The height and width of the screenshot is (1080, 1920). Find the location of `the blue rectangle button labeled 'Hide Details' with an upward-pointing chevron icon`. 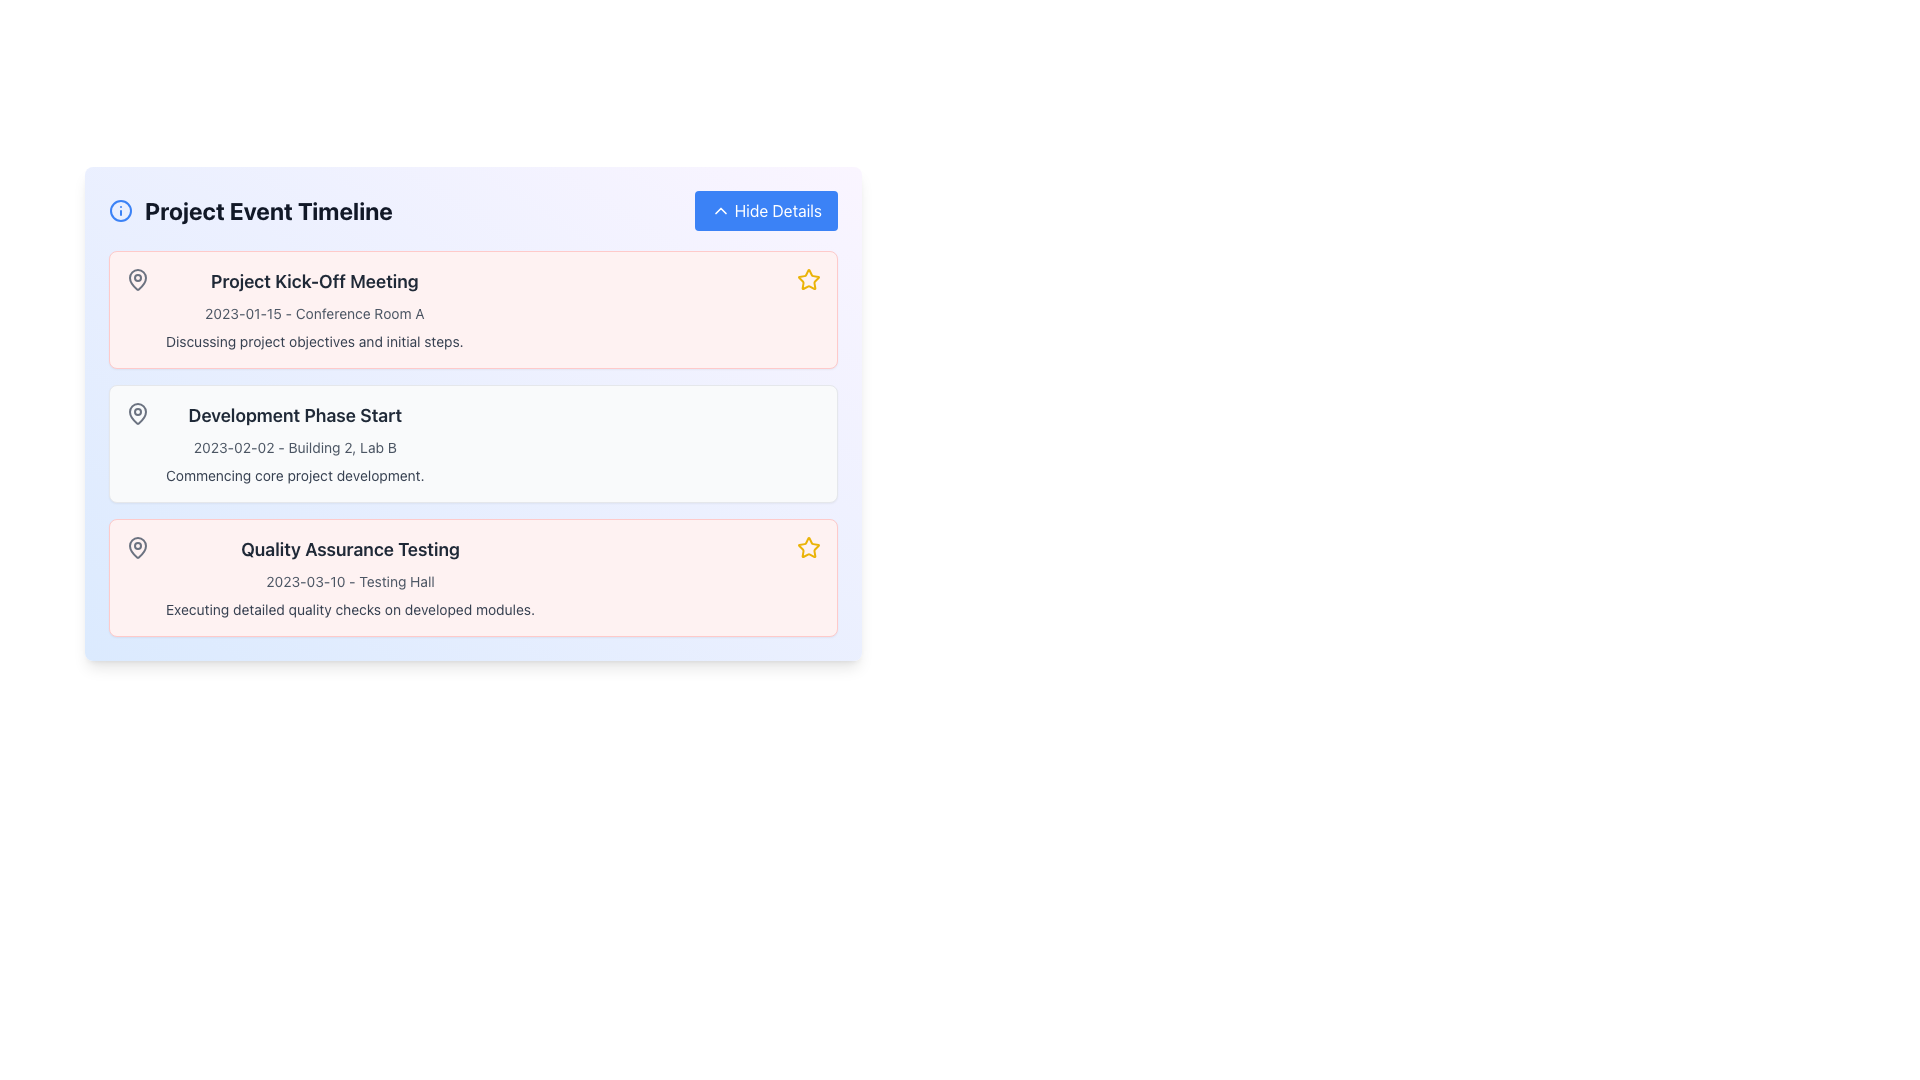

the blue rectangle button labeled 'Hide Details' with an upward-pointing chevron icon is located at coordinates (765, 211).